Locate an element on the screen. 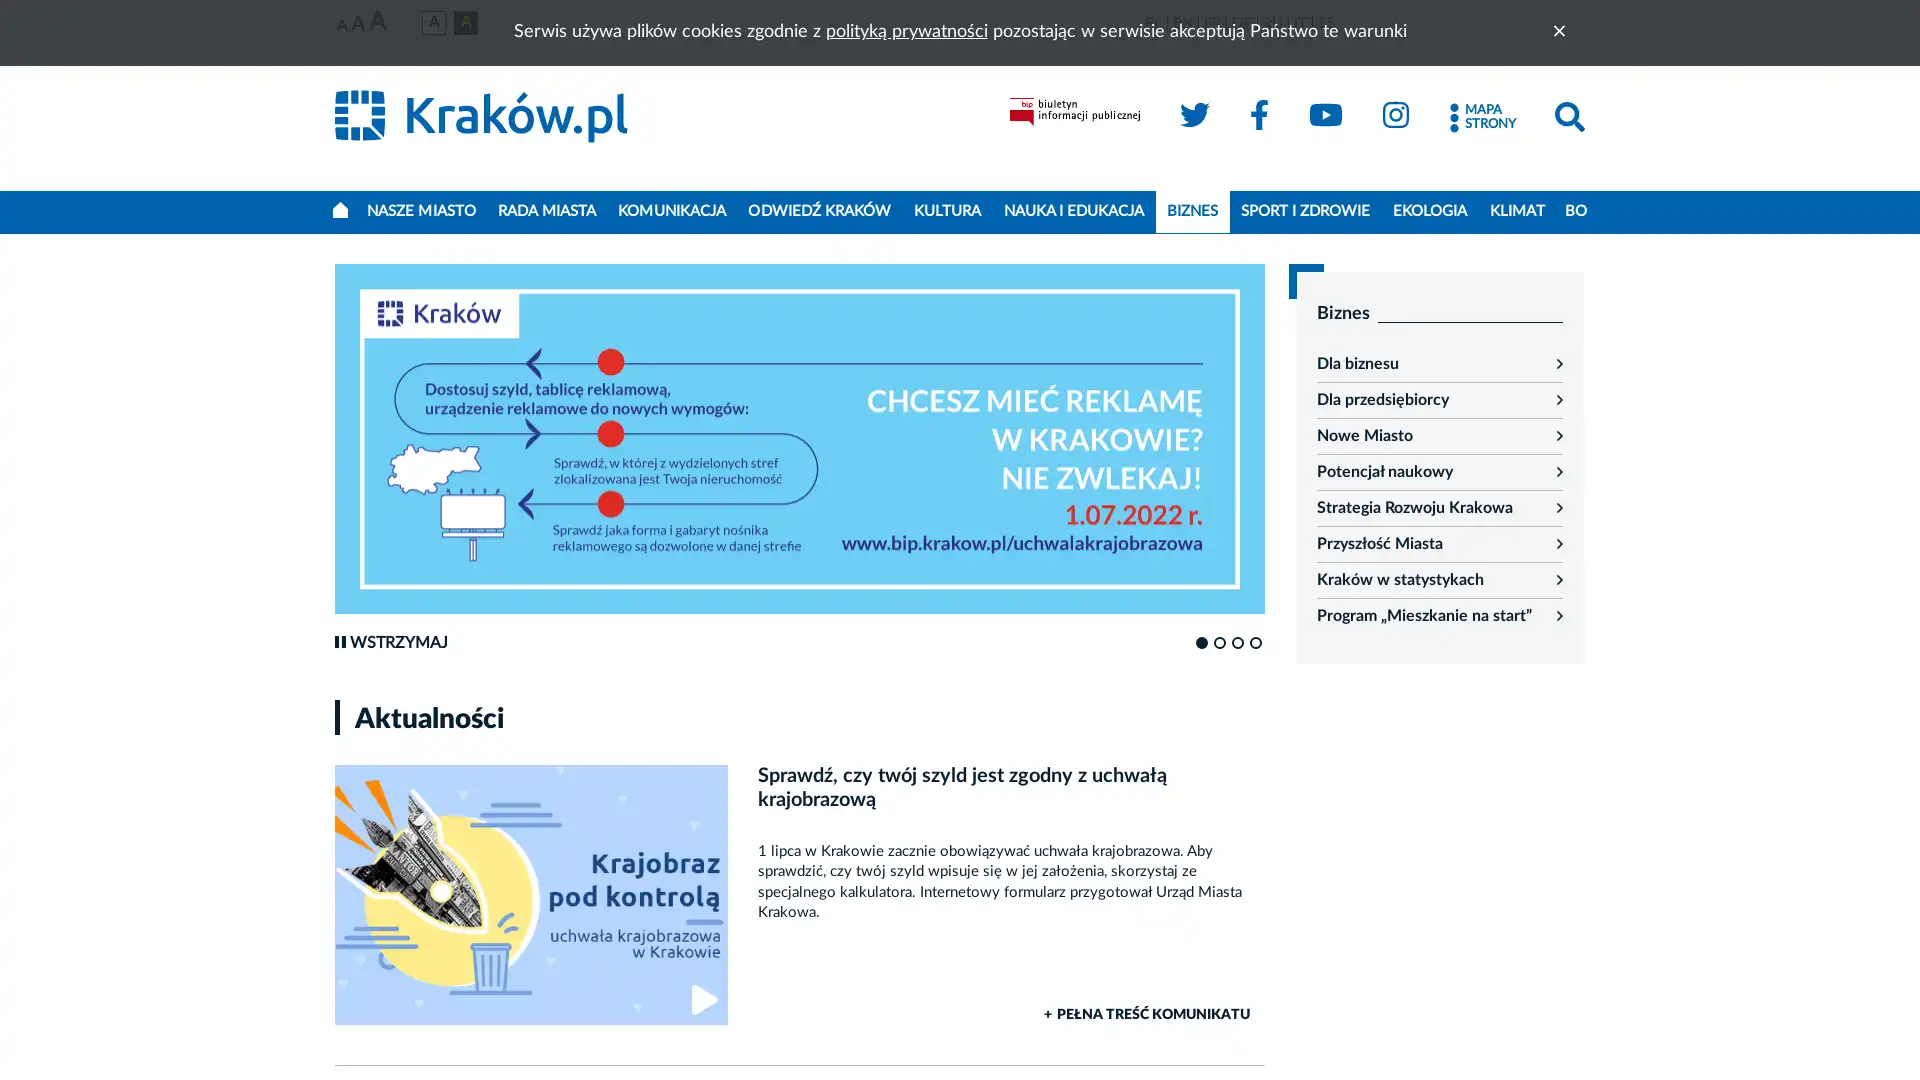 The height and width of the screenshot is (1080, 1920). Go to slide 3 is located at coordinates (1237, 643).